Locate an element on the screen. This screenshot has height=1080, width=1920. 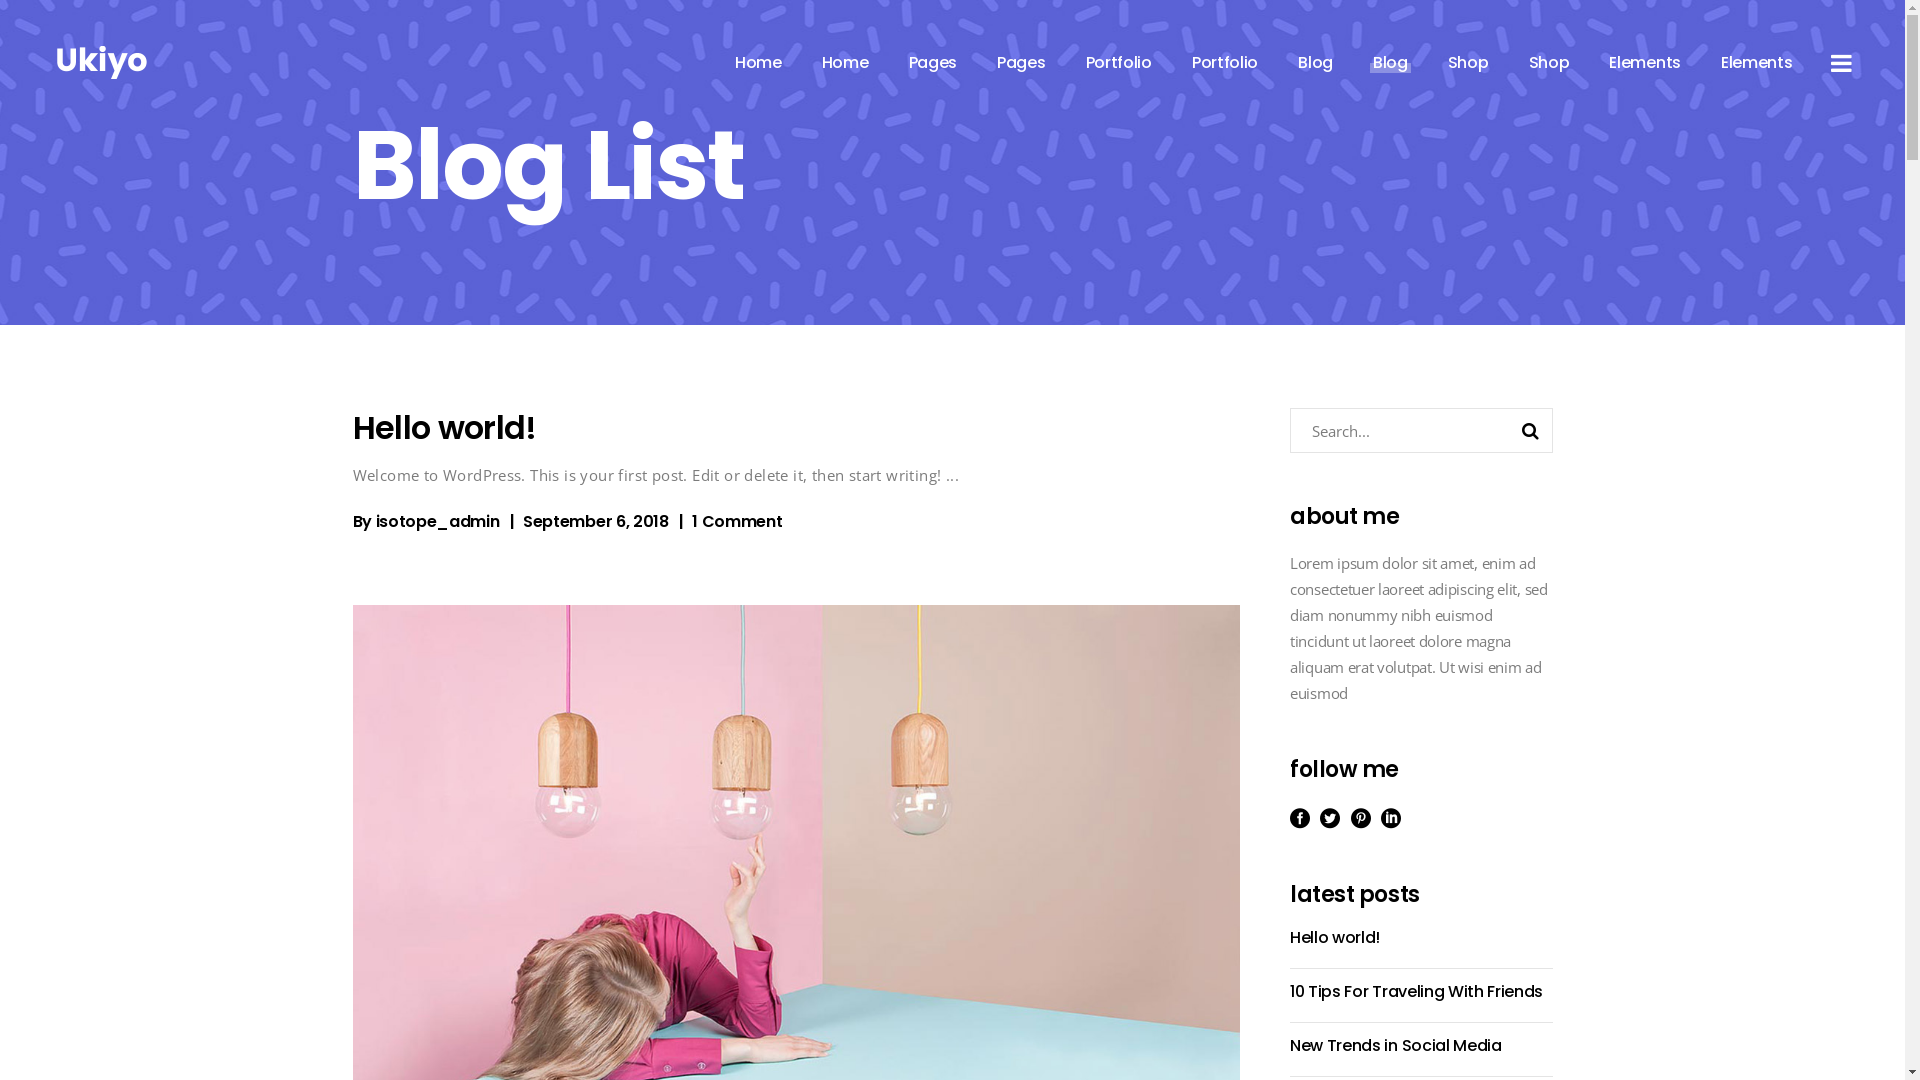
'Portfolio' is located at coordinates (1117, 61).